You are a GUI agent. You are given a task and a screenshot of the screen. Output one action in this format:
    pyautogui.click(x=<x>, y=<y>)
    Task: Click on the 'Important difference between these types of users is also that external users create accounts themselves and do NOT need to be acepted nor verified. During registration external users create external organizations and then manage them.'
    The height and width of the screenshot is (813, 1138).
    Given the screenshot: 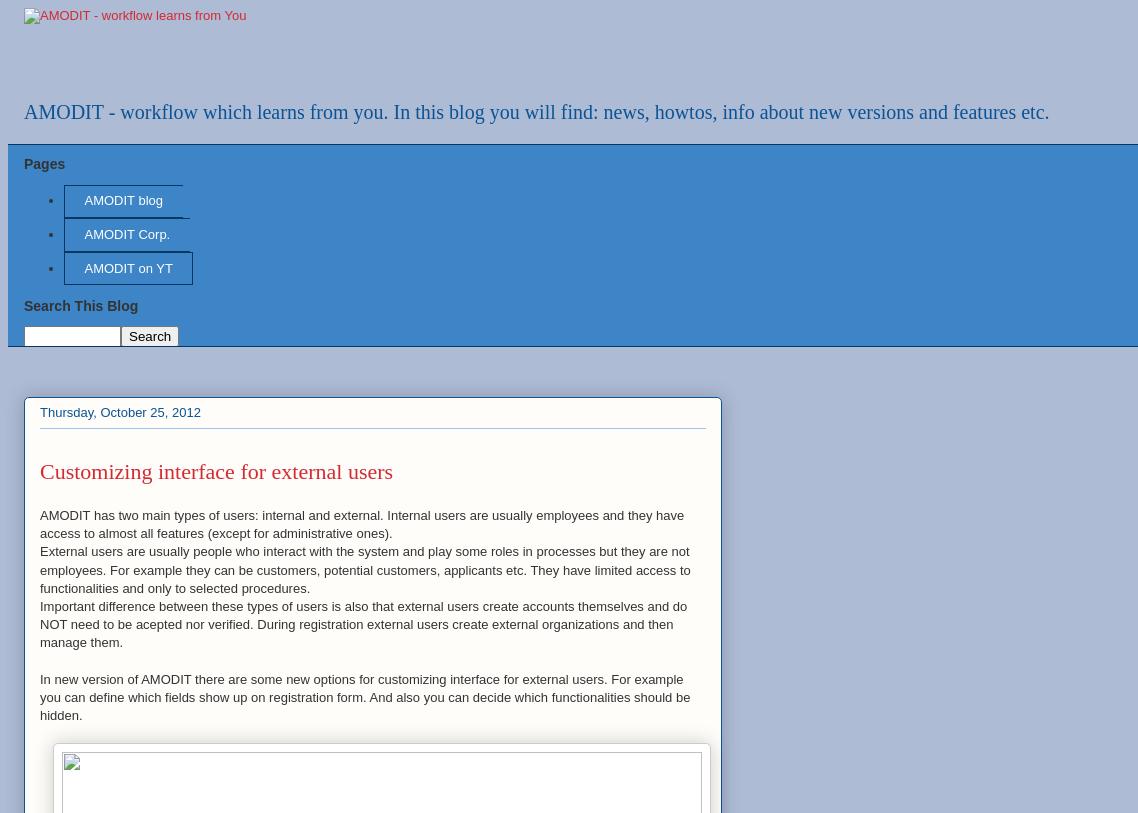 What is the action you would take?
    pyautogui.click(x=363, y=623)
    